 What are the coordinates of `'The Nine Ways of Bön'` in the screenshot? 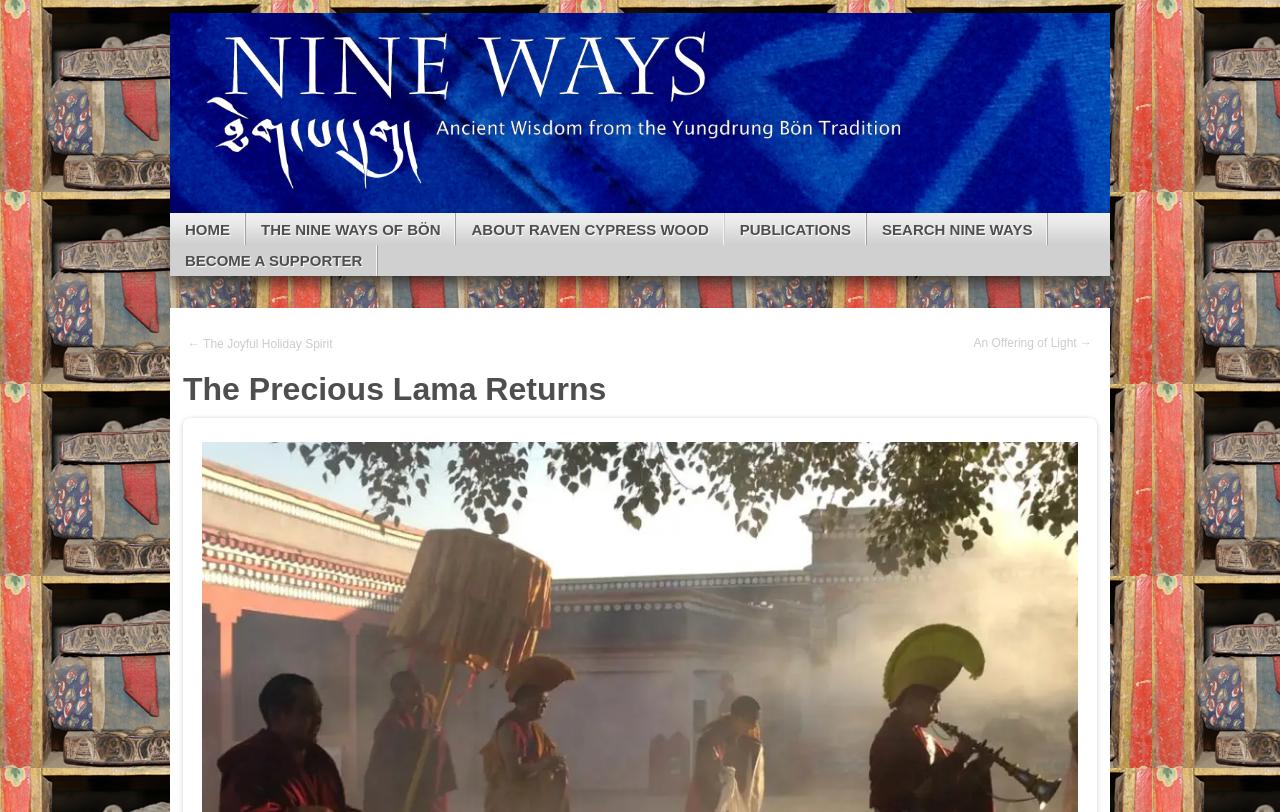 It's located at (350, 228).